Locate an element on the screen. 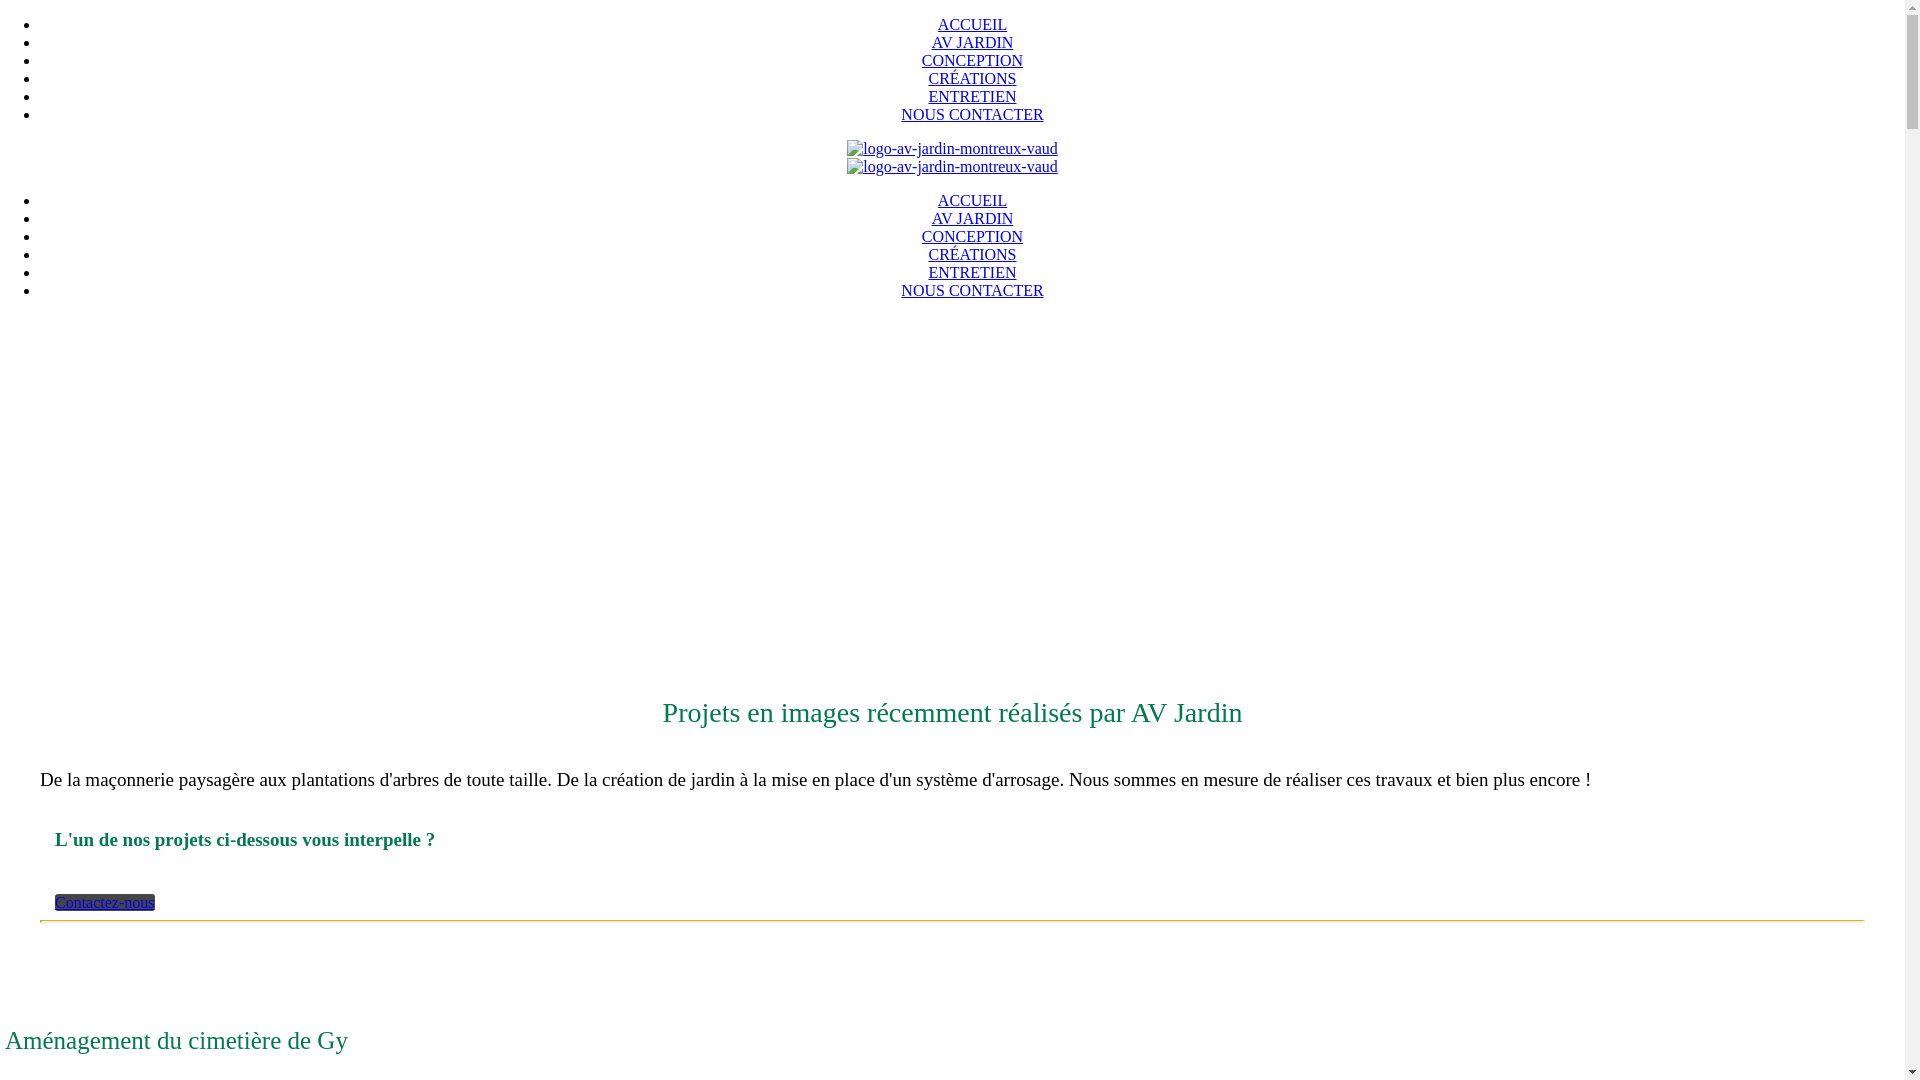 Image resolution: width=1920 pixels, height=1080 pixels. 'CONCEPTION' is located at coordinates (920, 59).